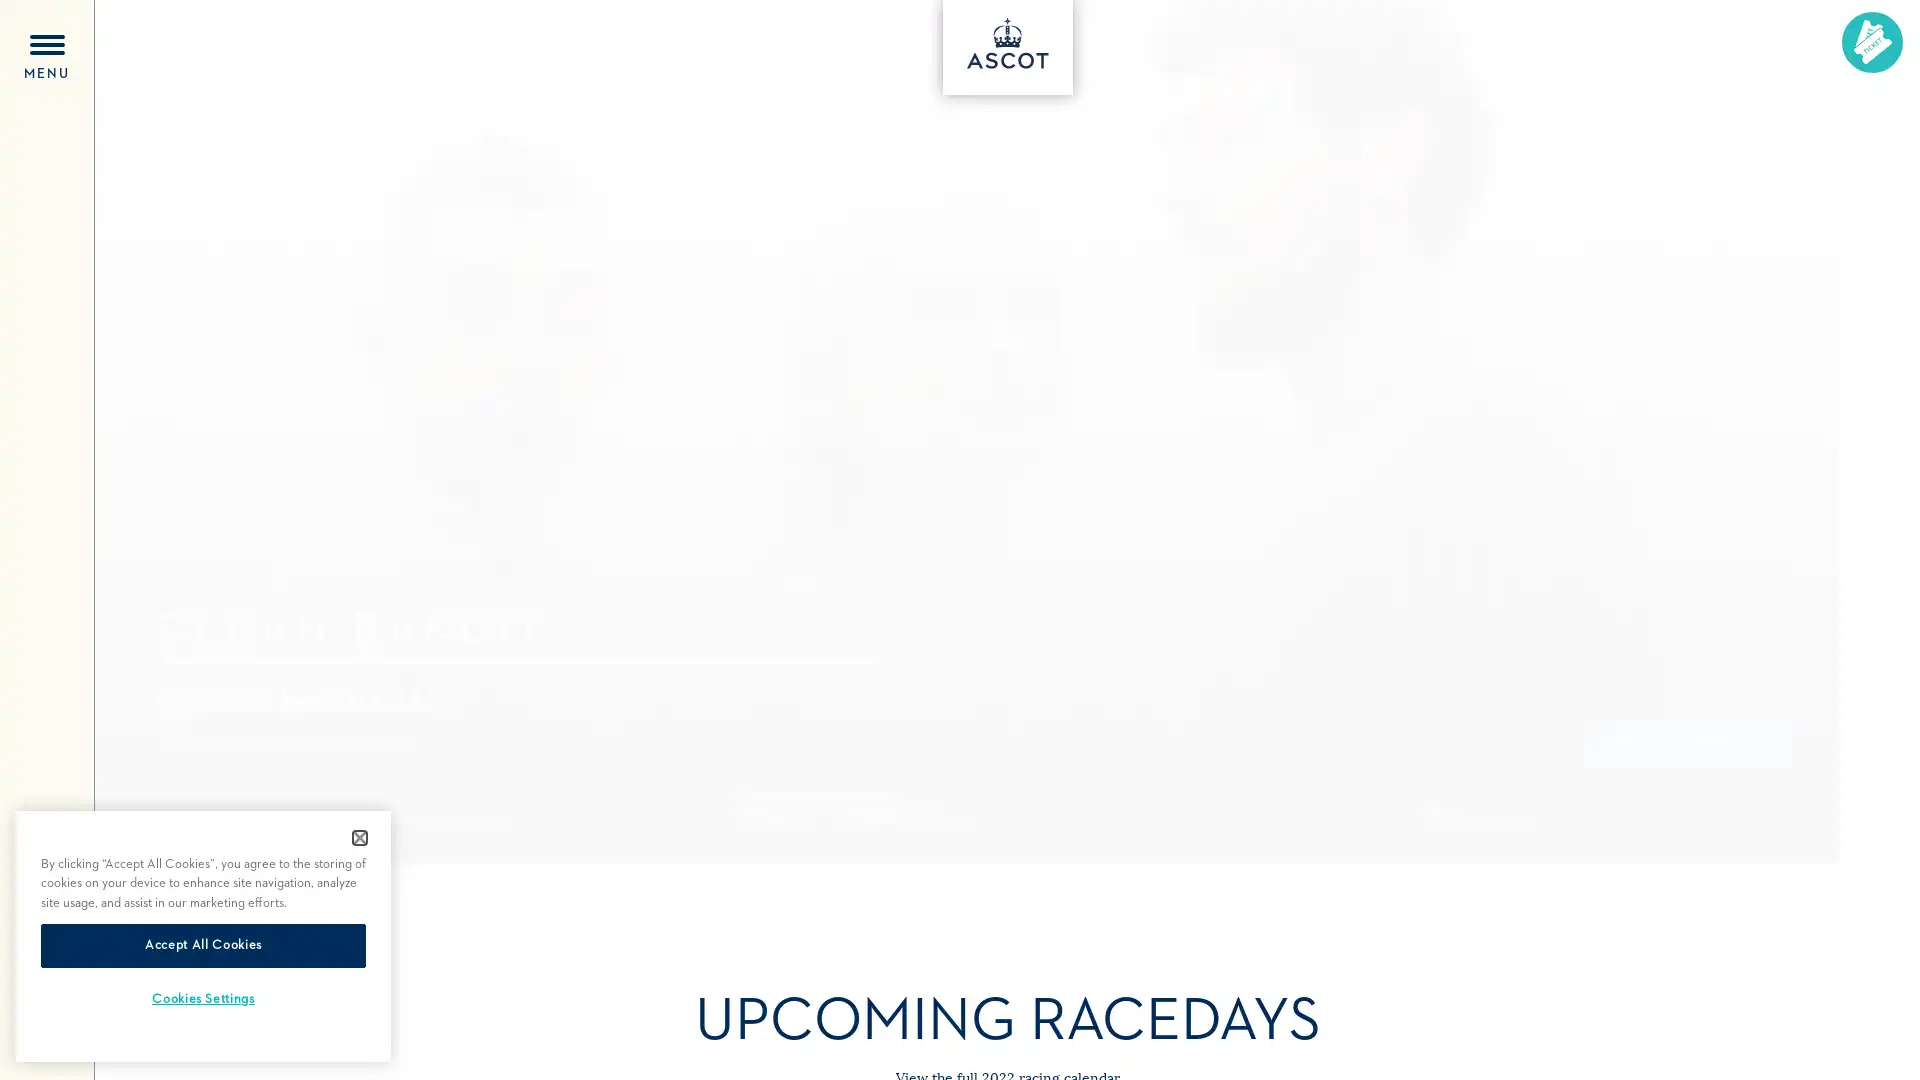 The width and height of the screenshot is (1920, 1080). Describe the element at coordinates (360, 837) in the screenshot. I see `Close` at that location.